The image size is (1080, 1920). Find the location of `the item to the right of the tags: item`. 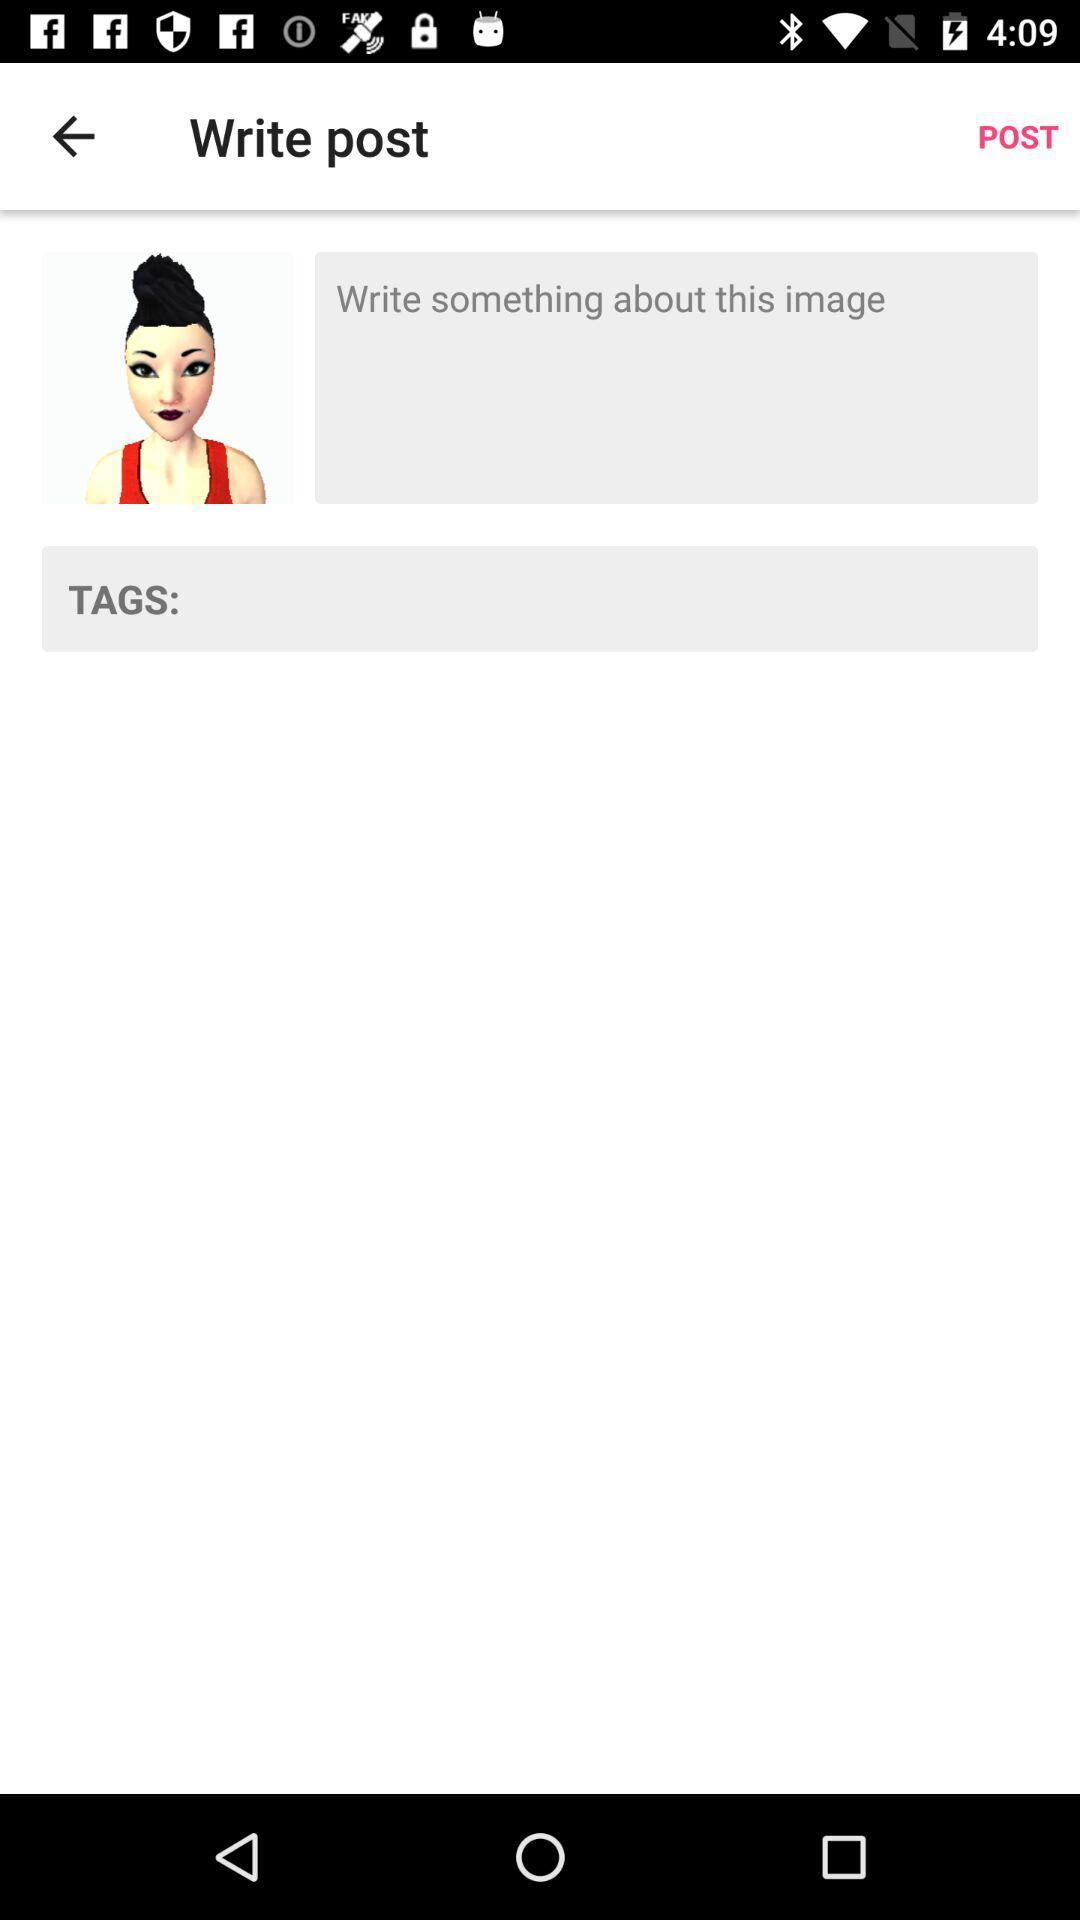

the item to the right of the tags: item is located at coordinates (621, 597).